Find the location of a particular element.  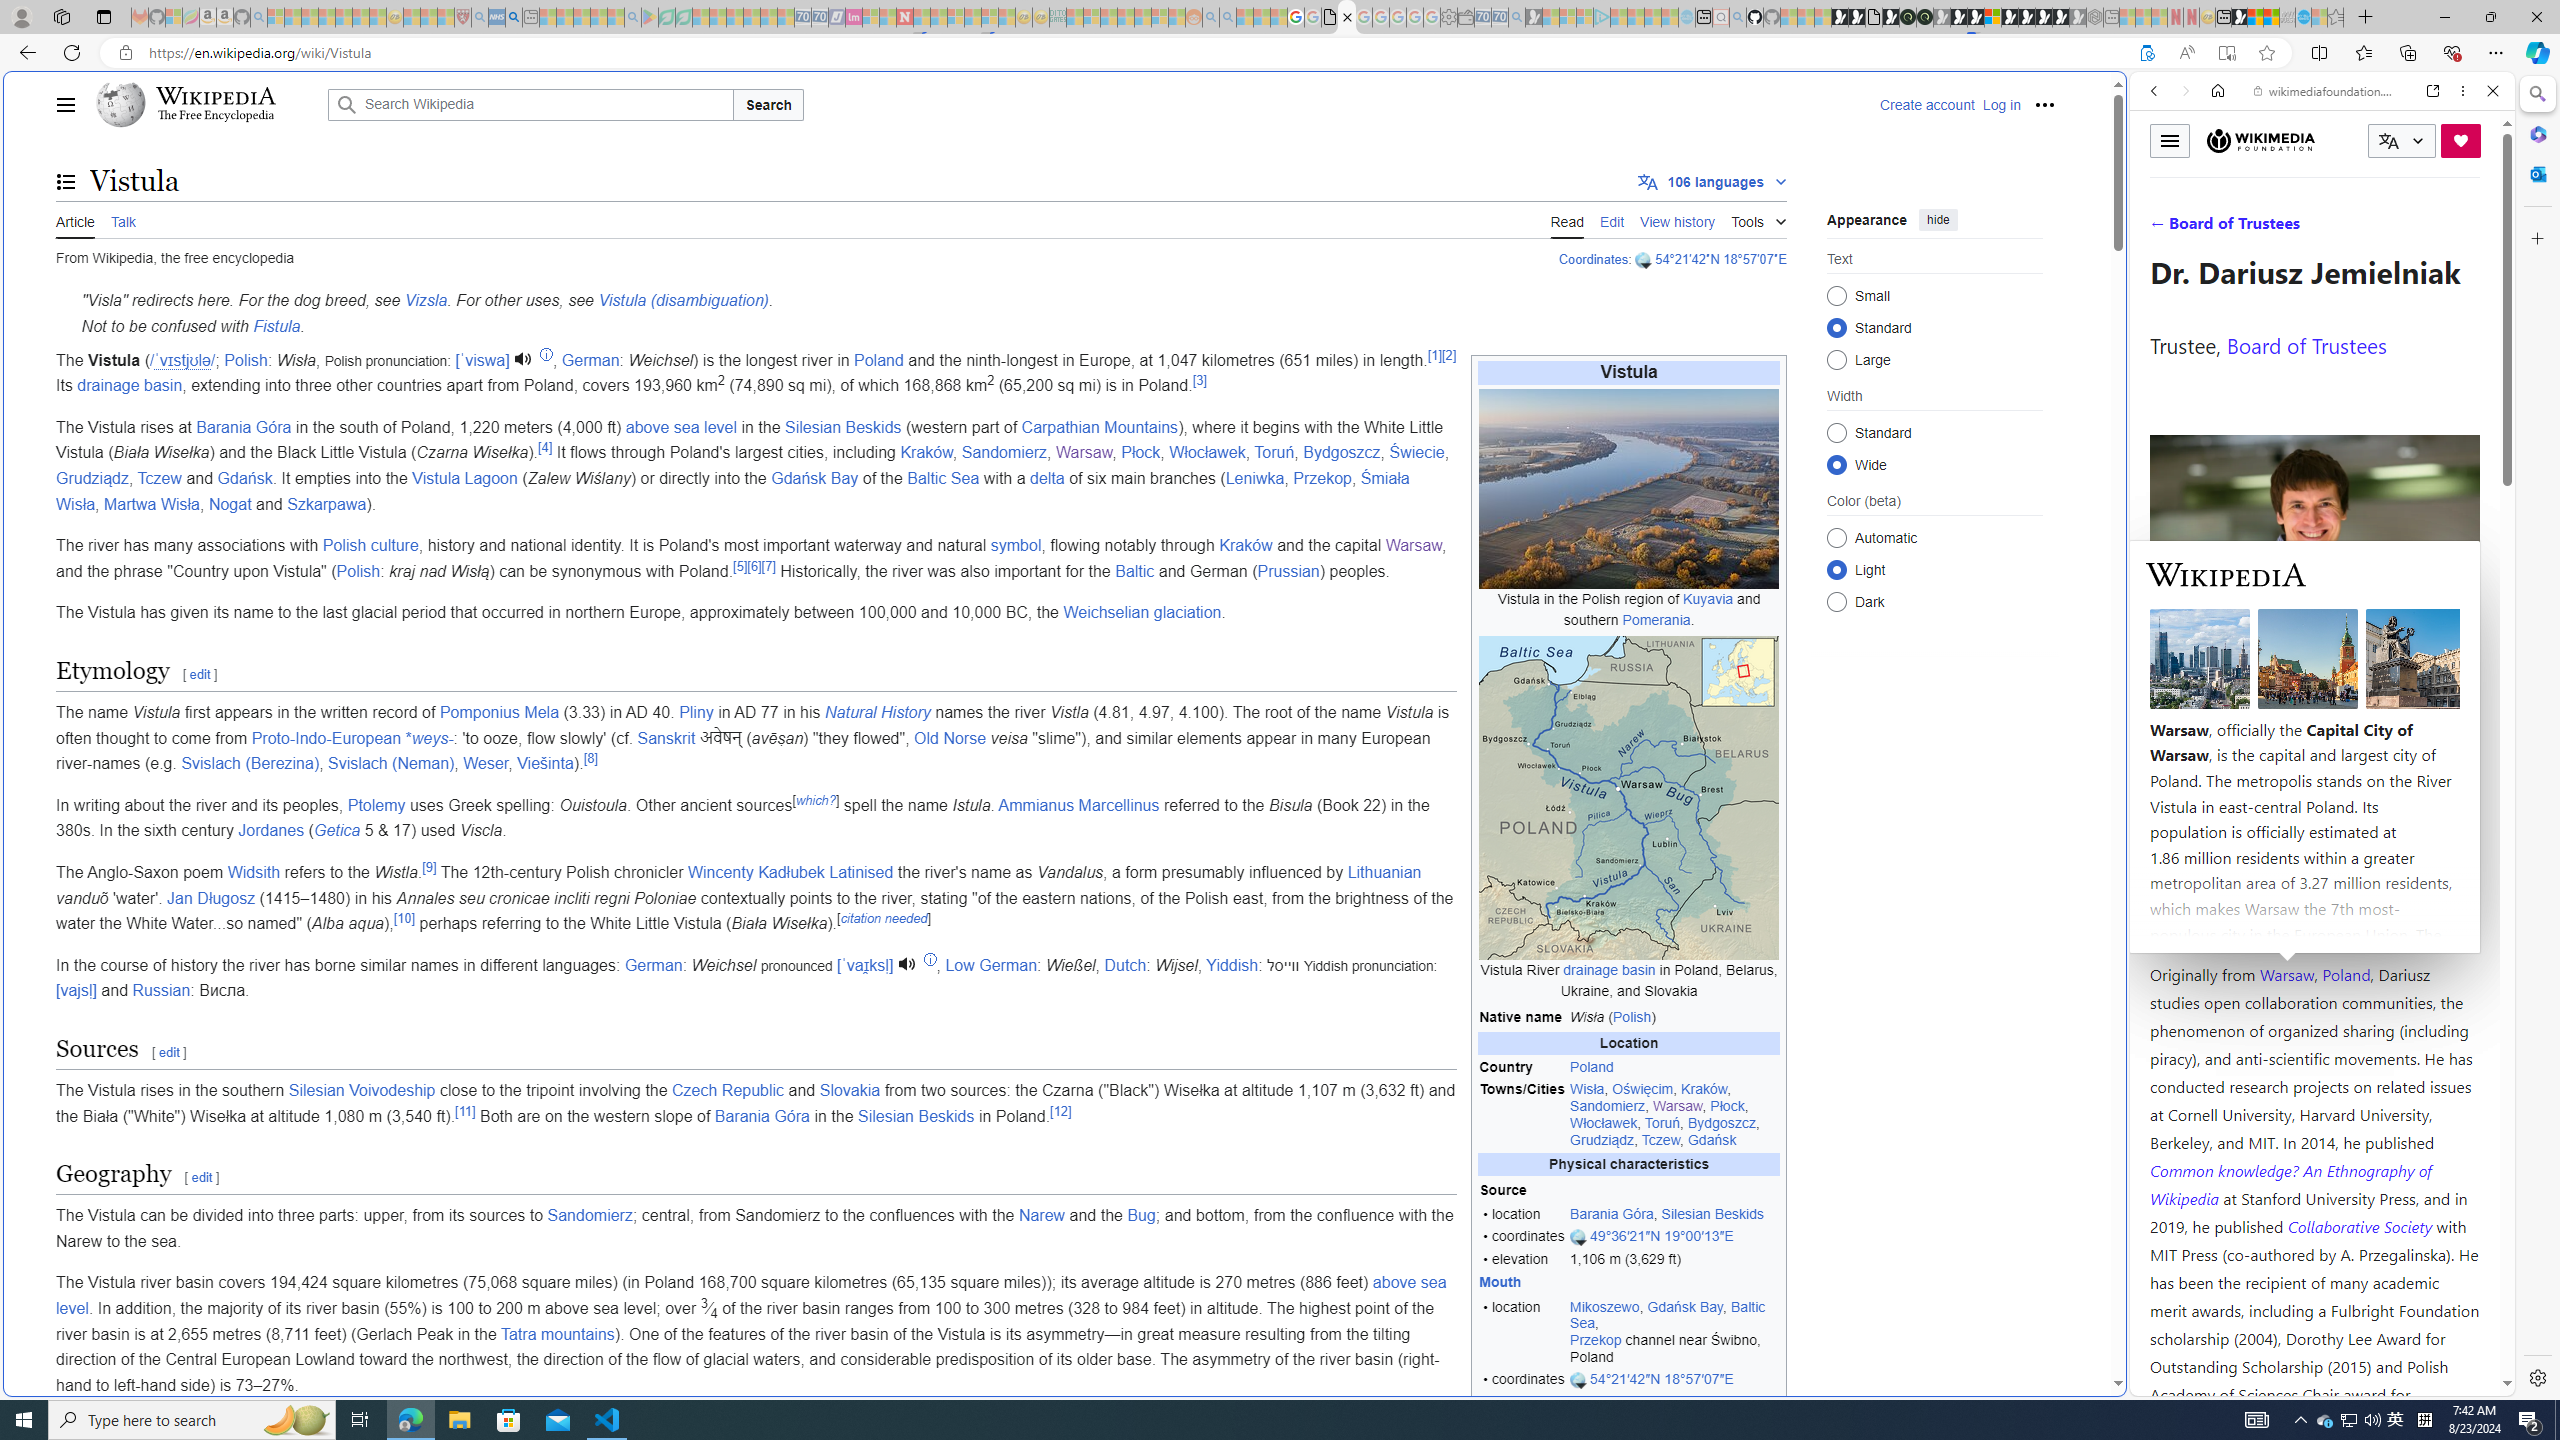

'Edit' is located at coordinates (1611, 219).